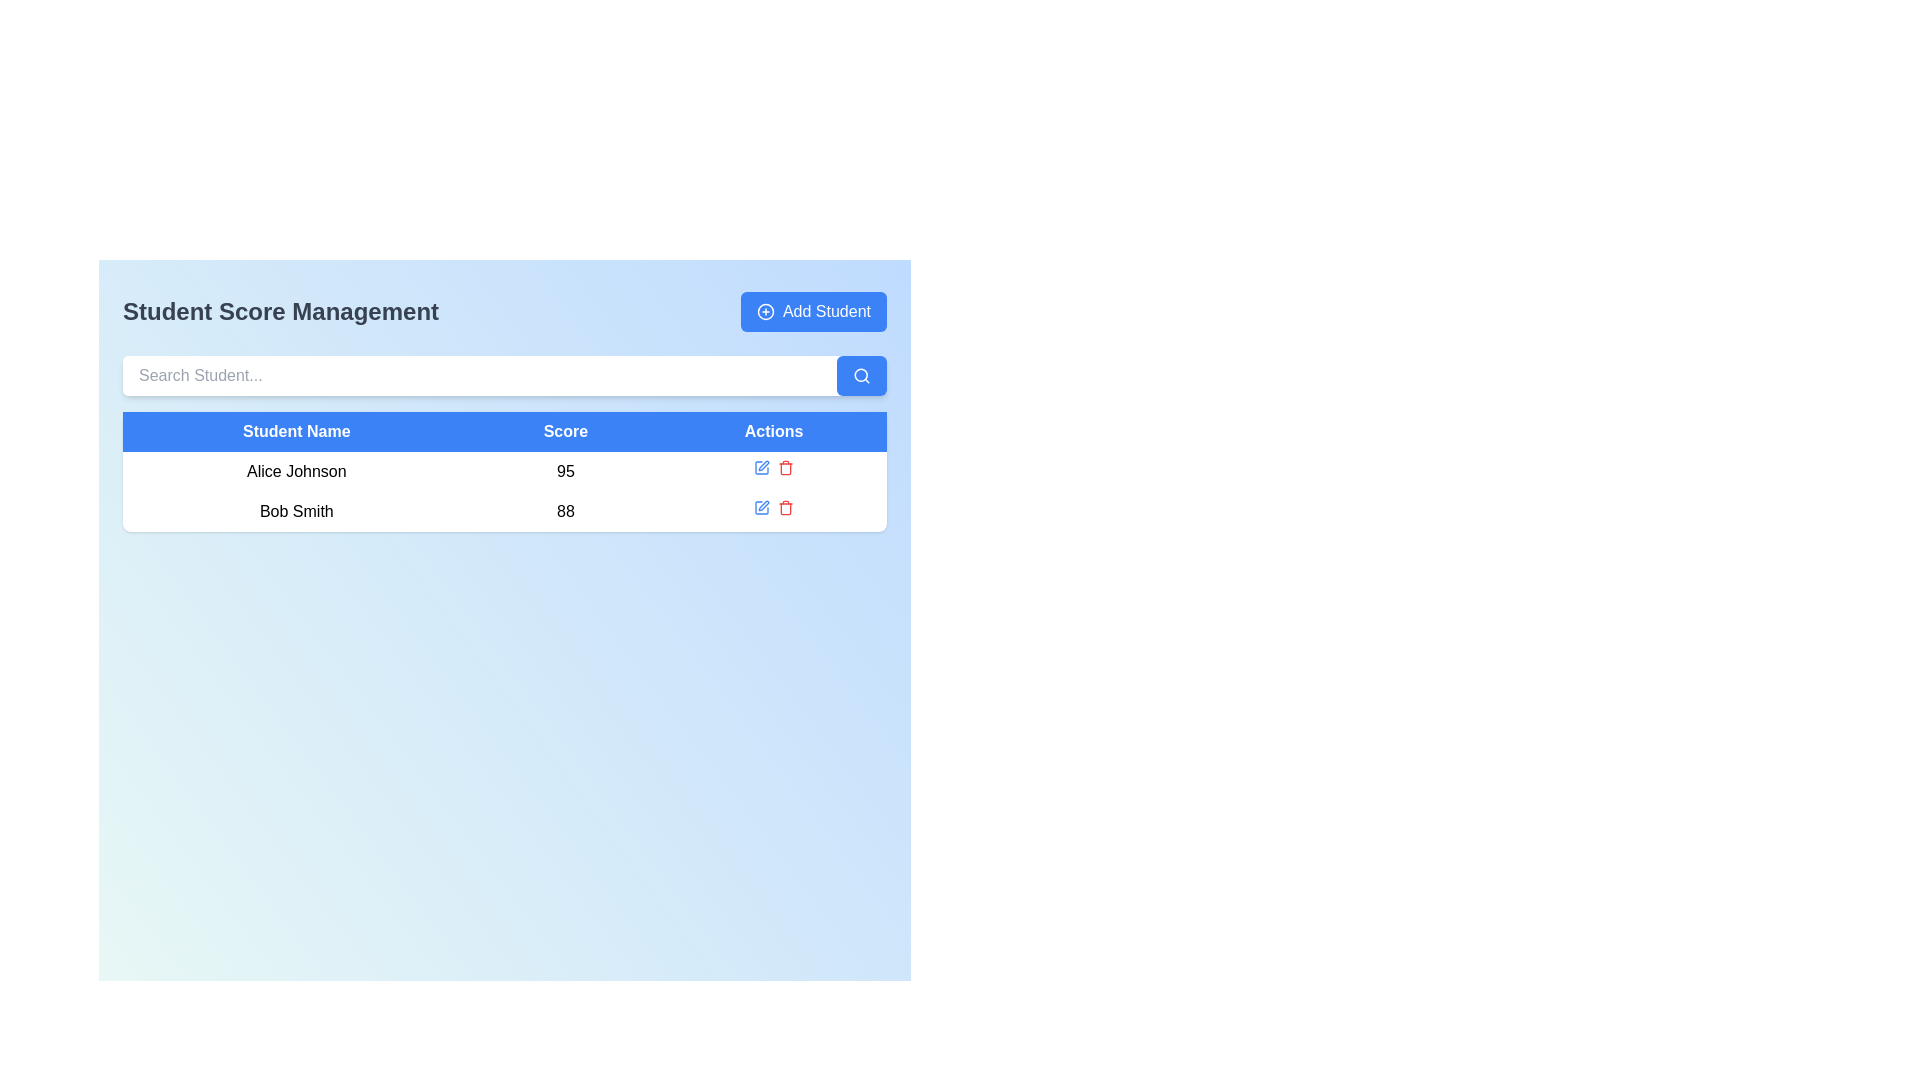 Image resolution: width=1920 pixels, height=1080 pixels. Describe the element at coordinates (564, 471) in the screenshot. I see `the score display element showing '95' for the student 'Alice Johnson' in the Score column of the table` at that location.